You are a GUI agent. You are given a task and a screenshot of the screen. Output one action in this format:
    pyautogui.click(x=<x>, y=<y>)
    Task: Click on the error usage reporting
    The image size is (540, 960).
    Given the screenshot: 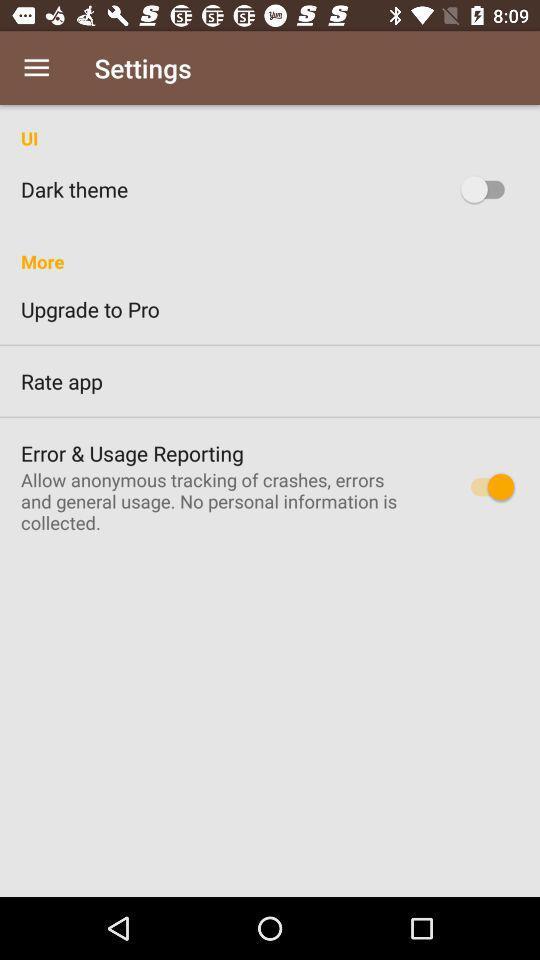 What is the action you would take?
    pyautogui.click(x=486, y=485)
    